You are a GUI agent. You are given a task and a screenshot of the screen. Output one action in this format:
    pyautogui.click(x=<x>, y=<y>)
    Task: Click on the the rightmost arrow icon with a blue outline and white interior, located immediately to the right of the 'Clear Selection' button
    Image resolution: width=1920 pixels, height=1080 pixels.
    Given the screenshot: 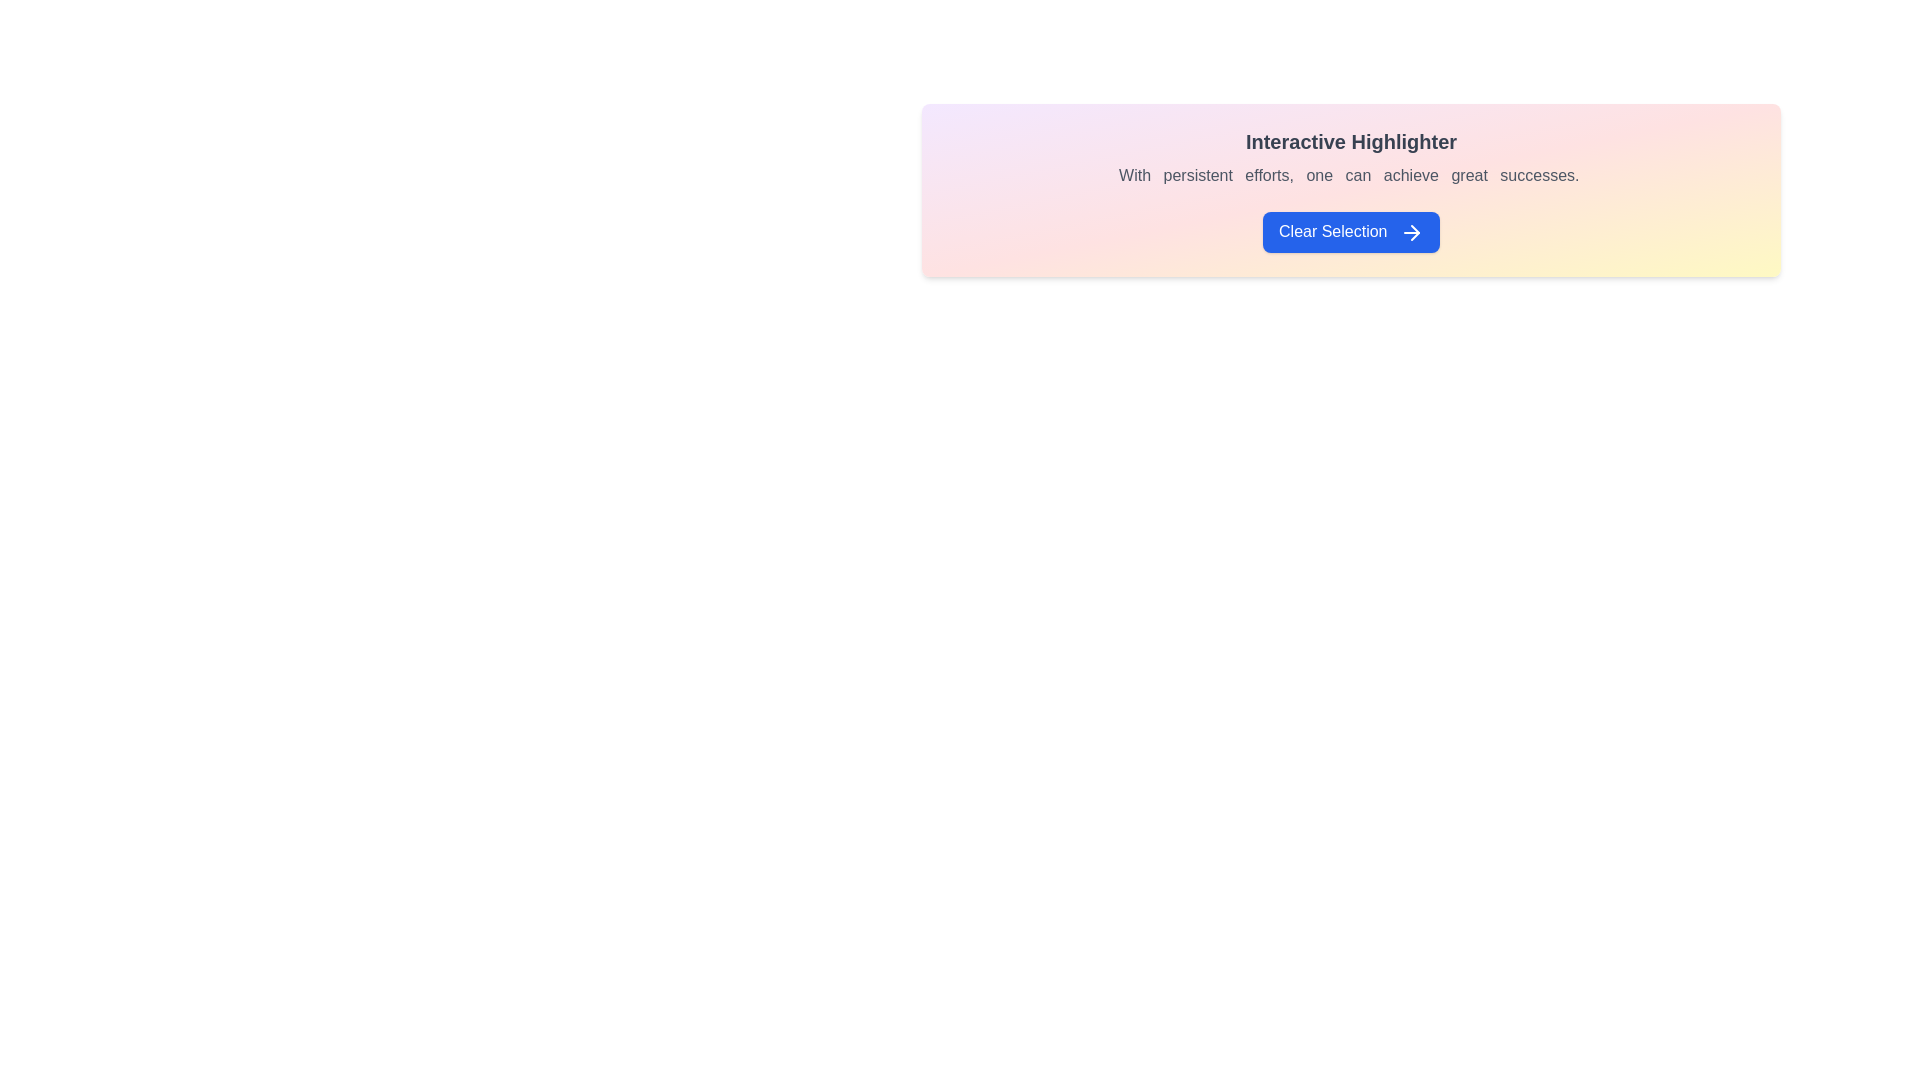 What is the action you would take?
    pyautogui.click(x=1410, y=231)
    